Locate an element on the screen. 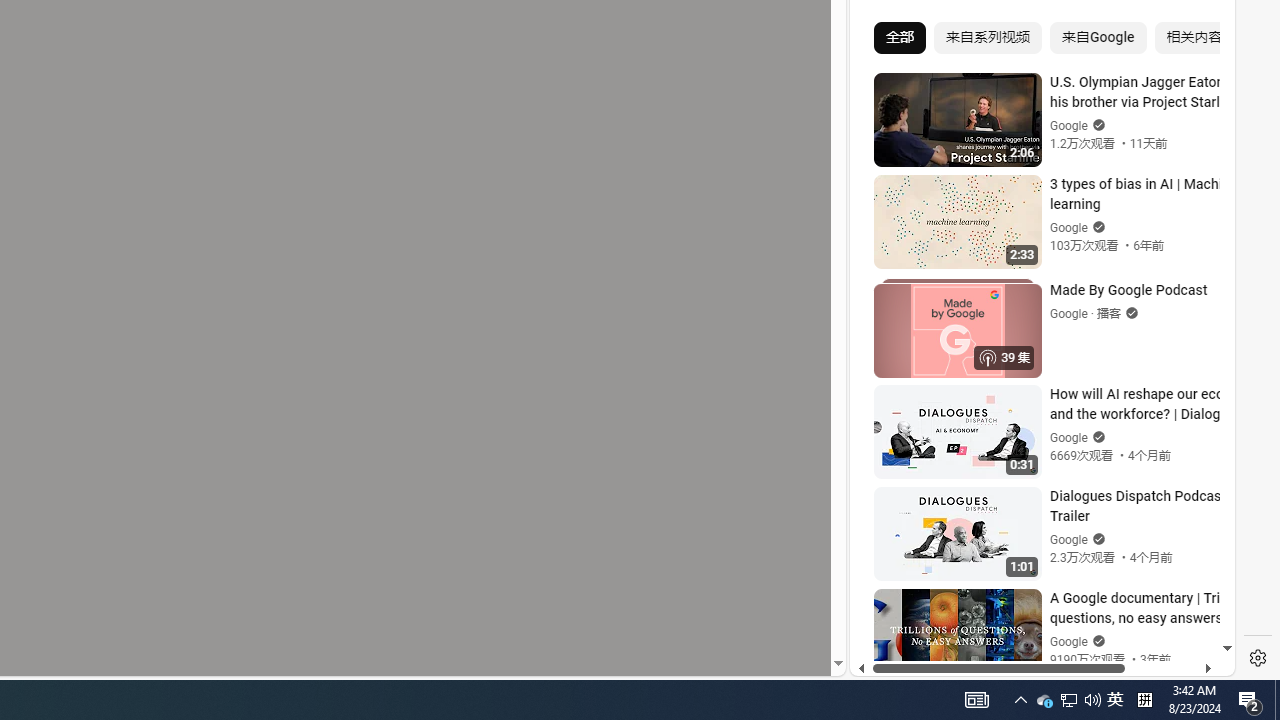 The height and width of the screenshot is (720, 1280). 'Global web icon' is located at coordinates (887, 431).